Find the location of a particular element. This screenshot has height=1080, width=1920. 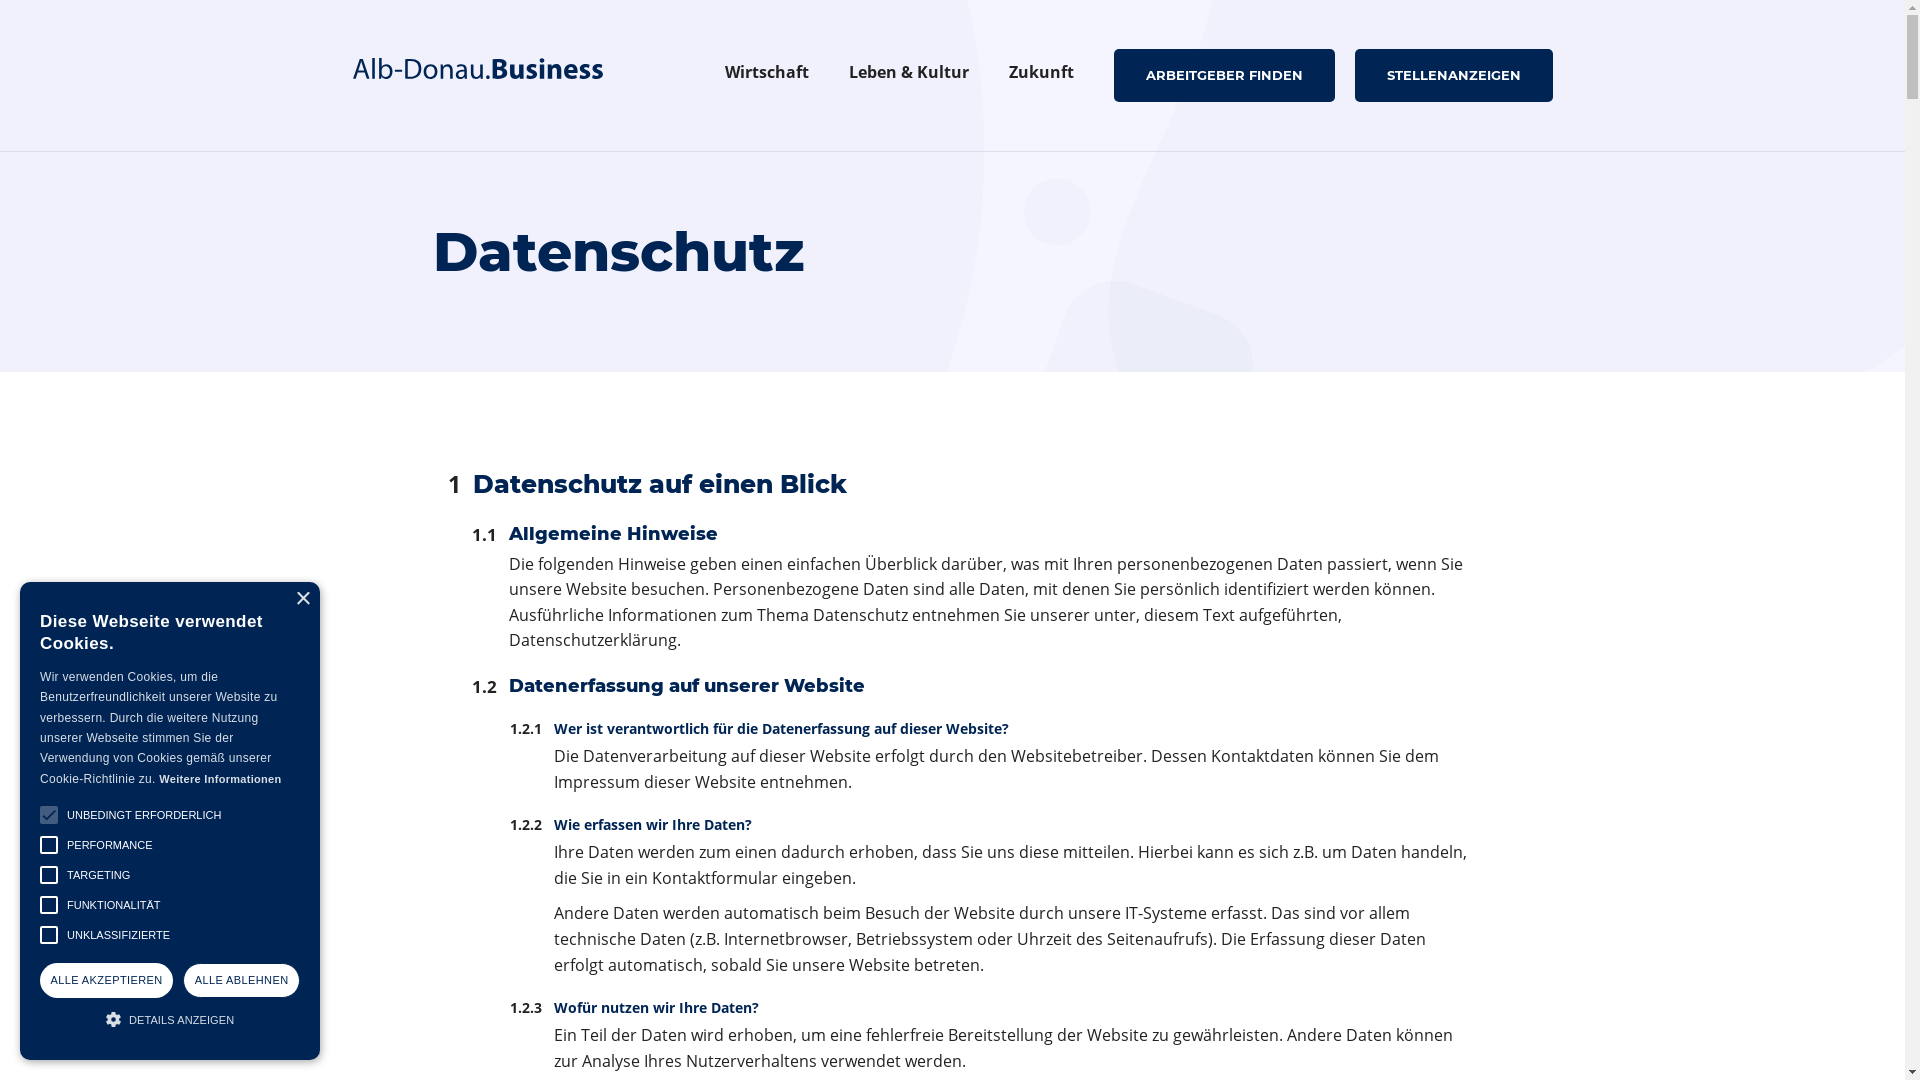

'Weitere Informationen' is located at coordinates (157, 778).